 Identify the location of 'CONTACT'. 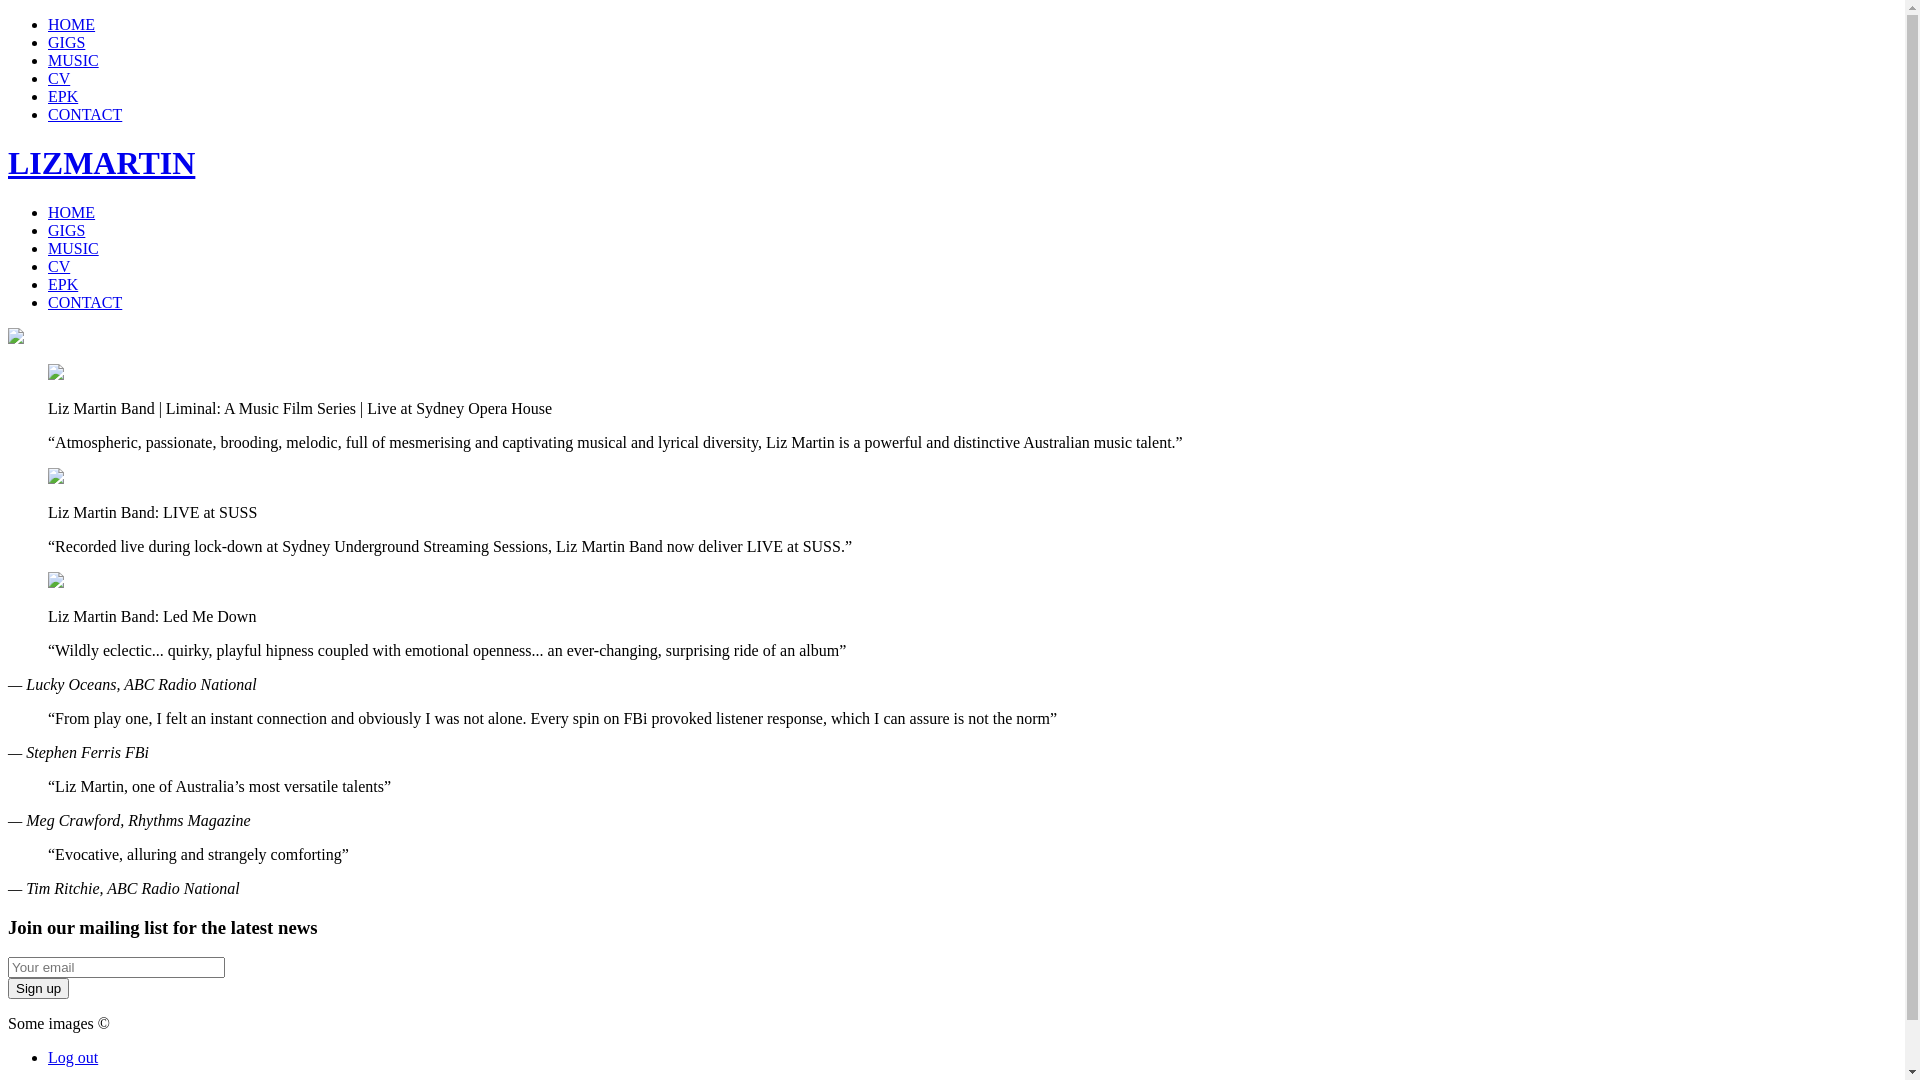
(84, 114).